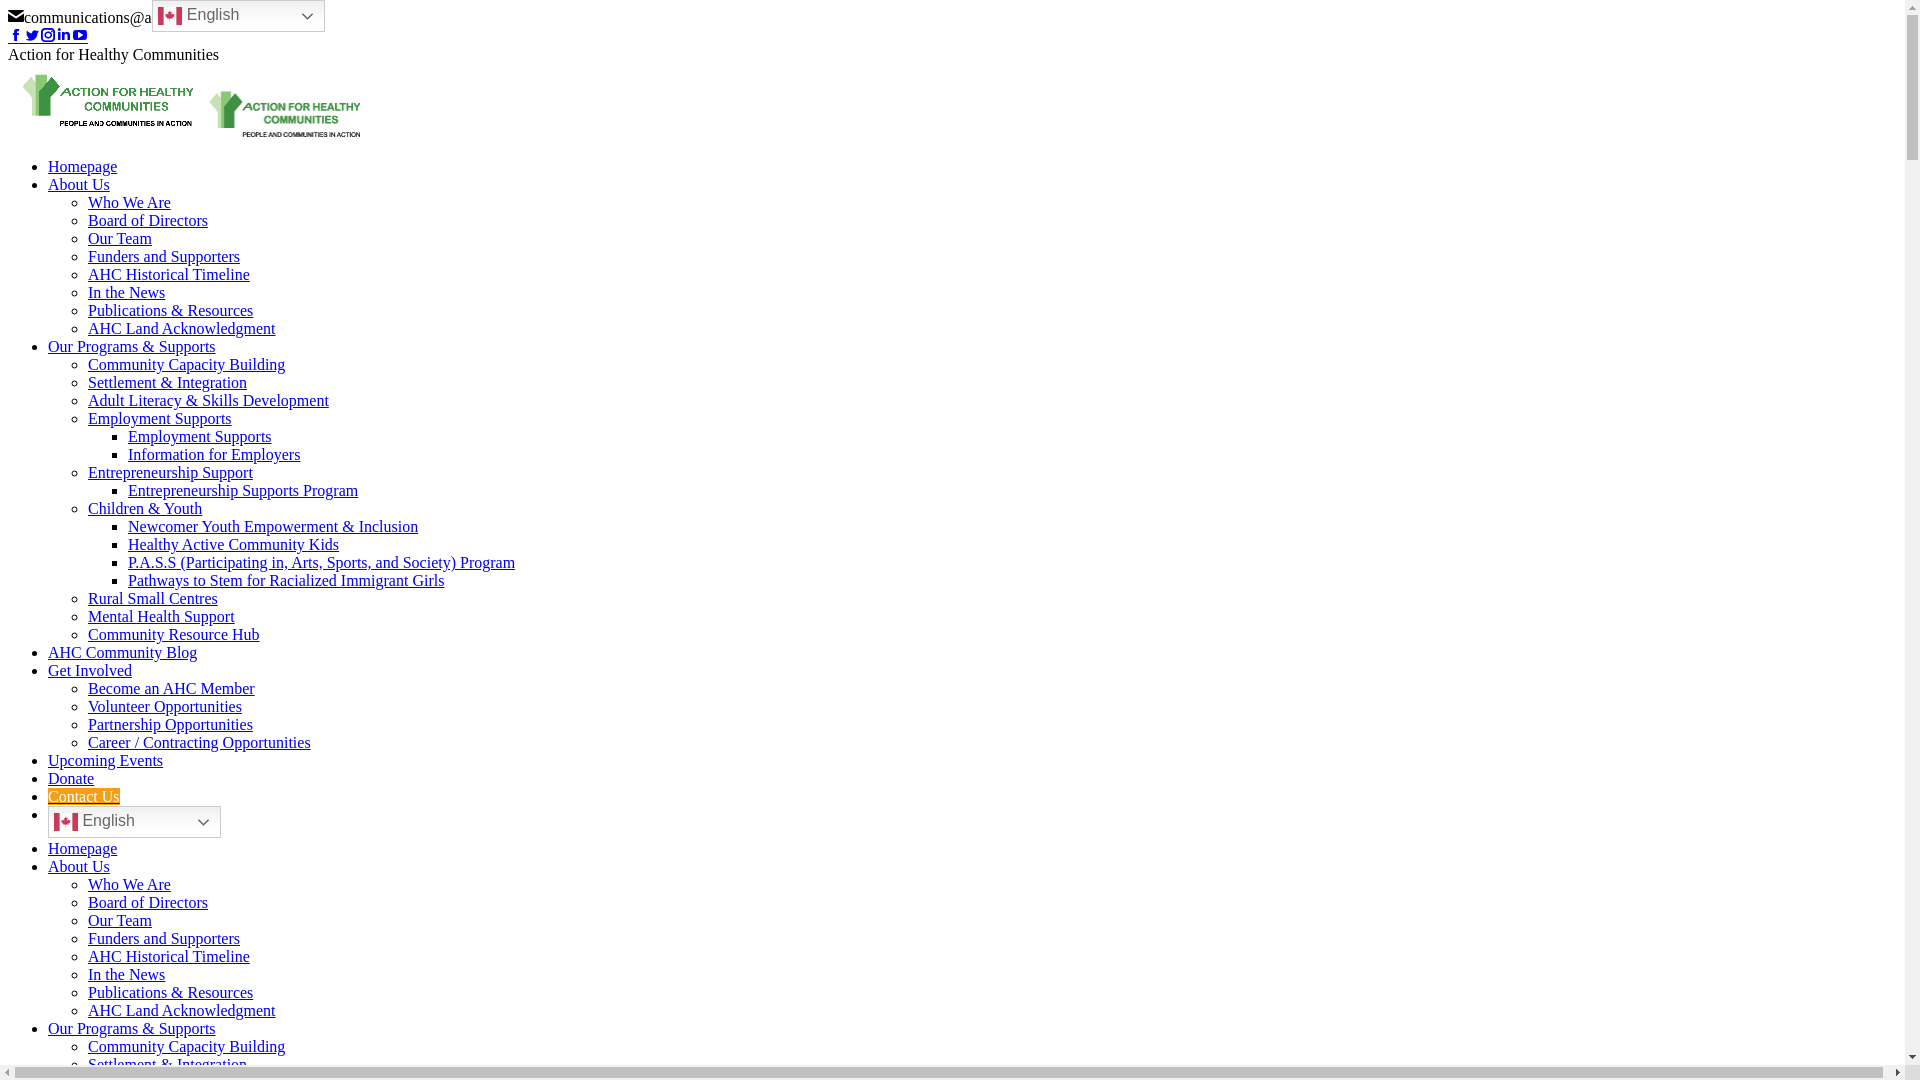 This screenshot has width=1920, height=1080. What do you see at coordinates (128, 883) in the screenshot?
I see `'Who We Are'` at bounding box center [128, 883].